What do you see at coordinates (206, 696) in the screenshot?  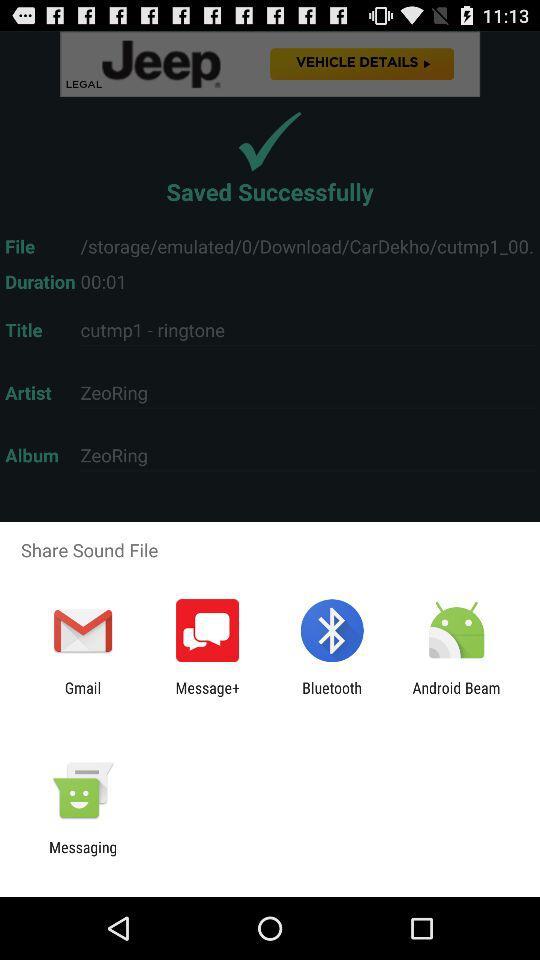 I see `the app to the right of the gmail` at bounding box center [206, 696].